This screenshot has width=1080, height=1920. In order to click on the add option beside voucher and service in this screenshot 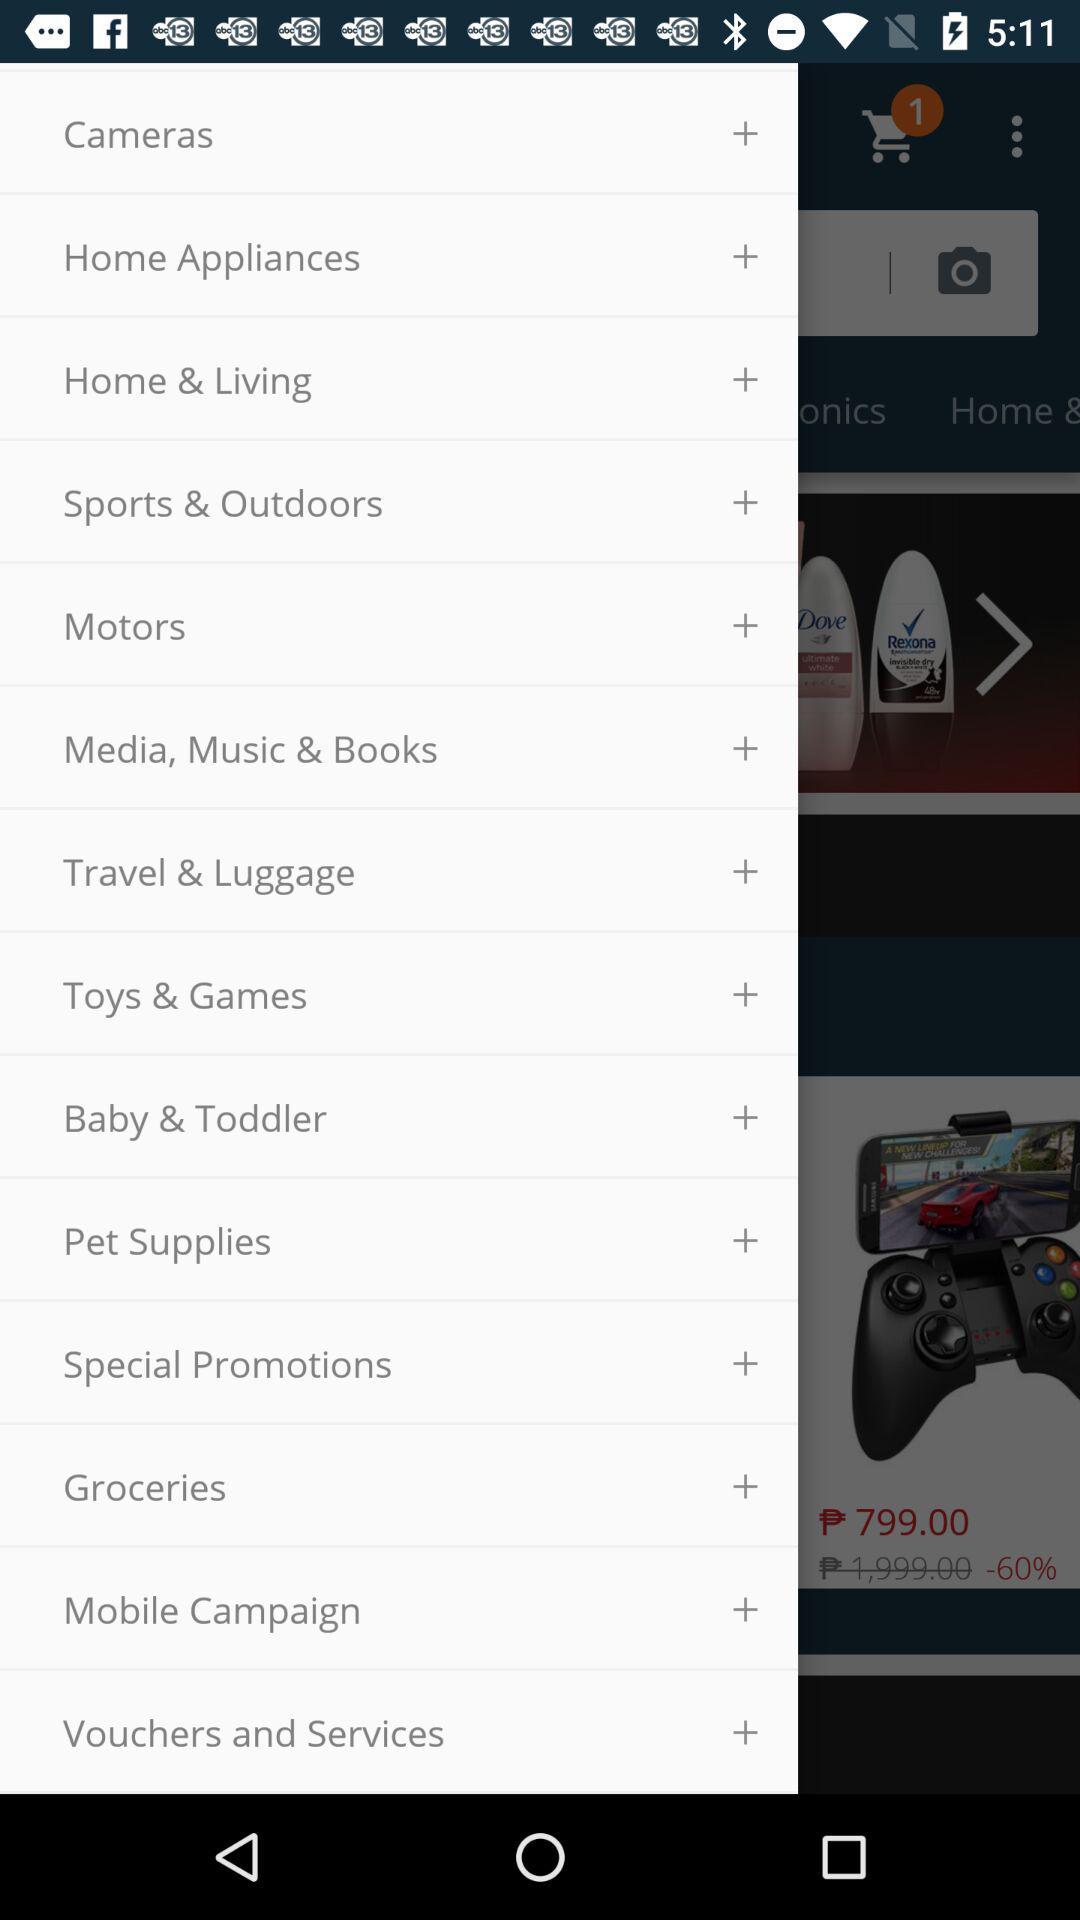, I will do `click(745, 1731)`.